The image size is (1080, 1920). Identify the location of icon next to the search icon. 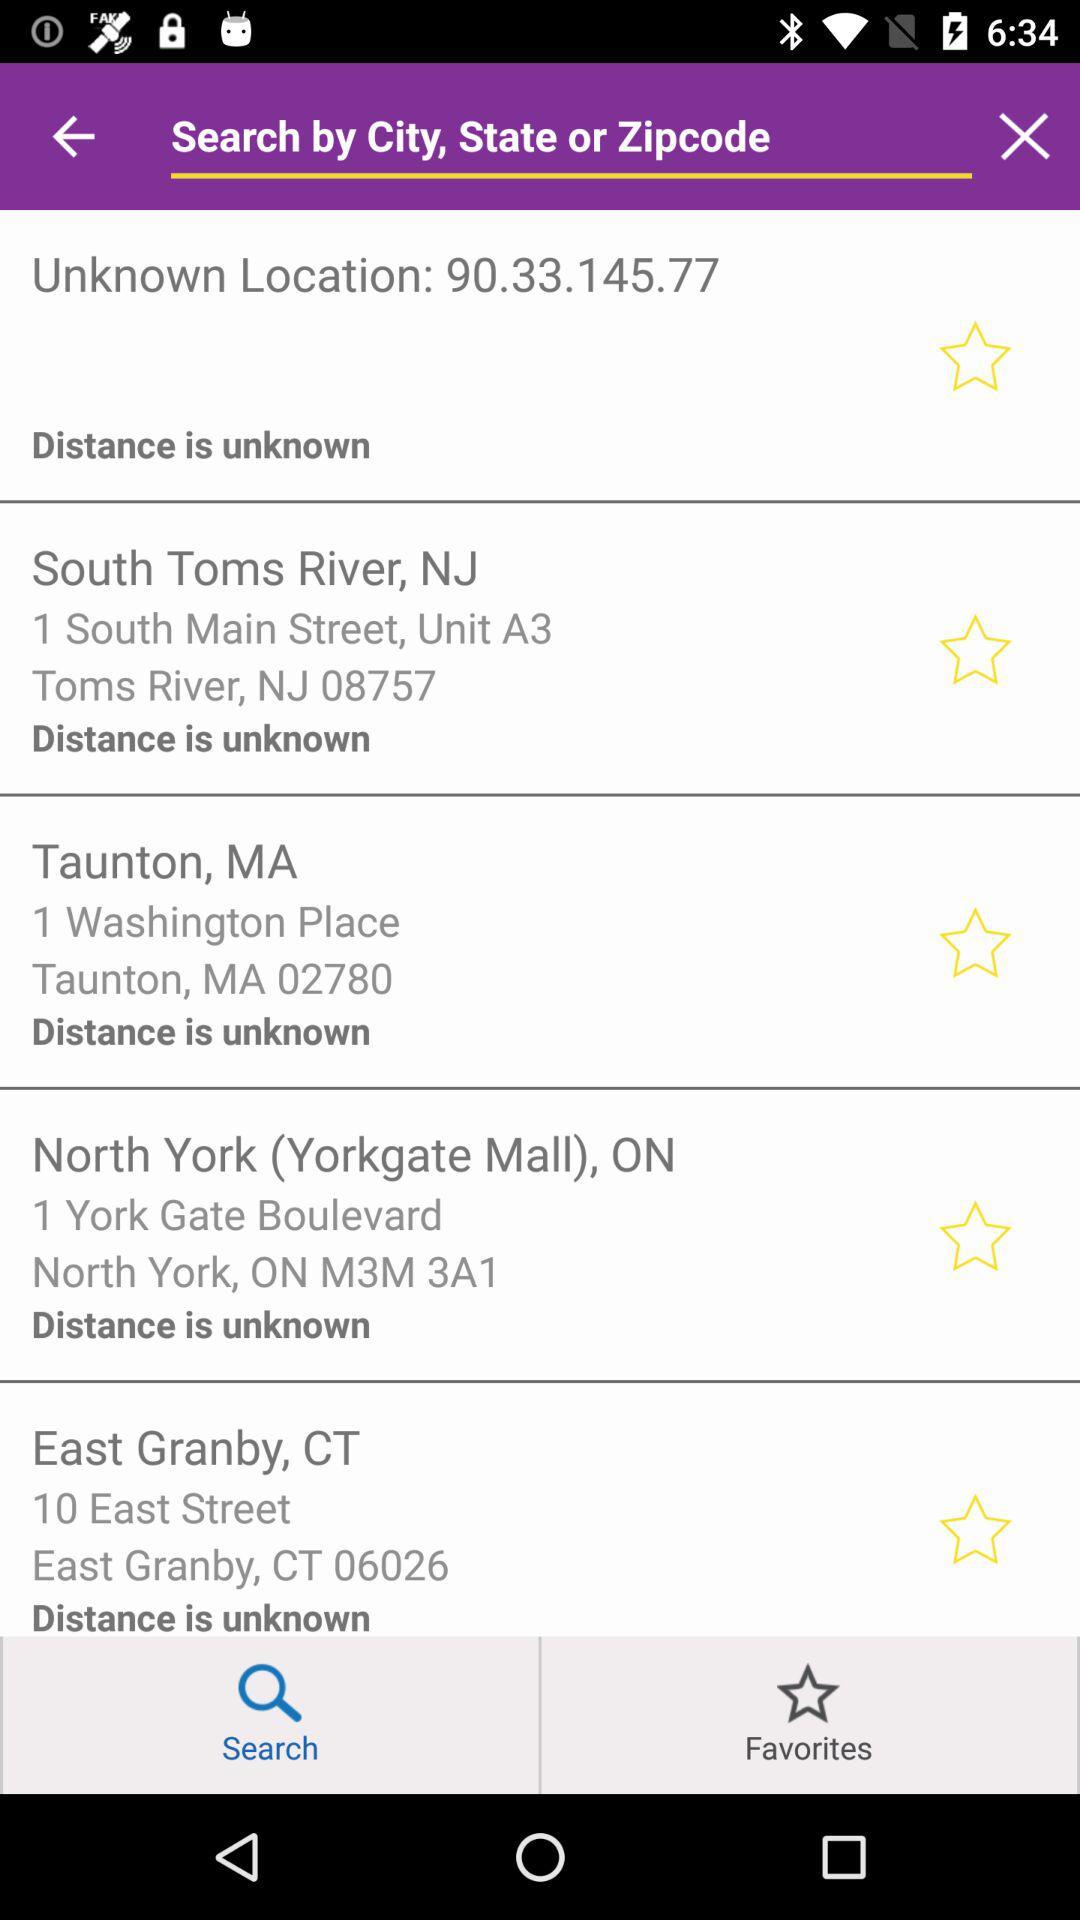
(540, 1714).